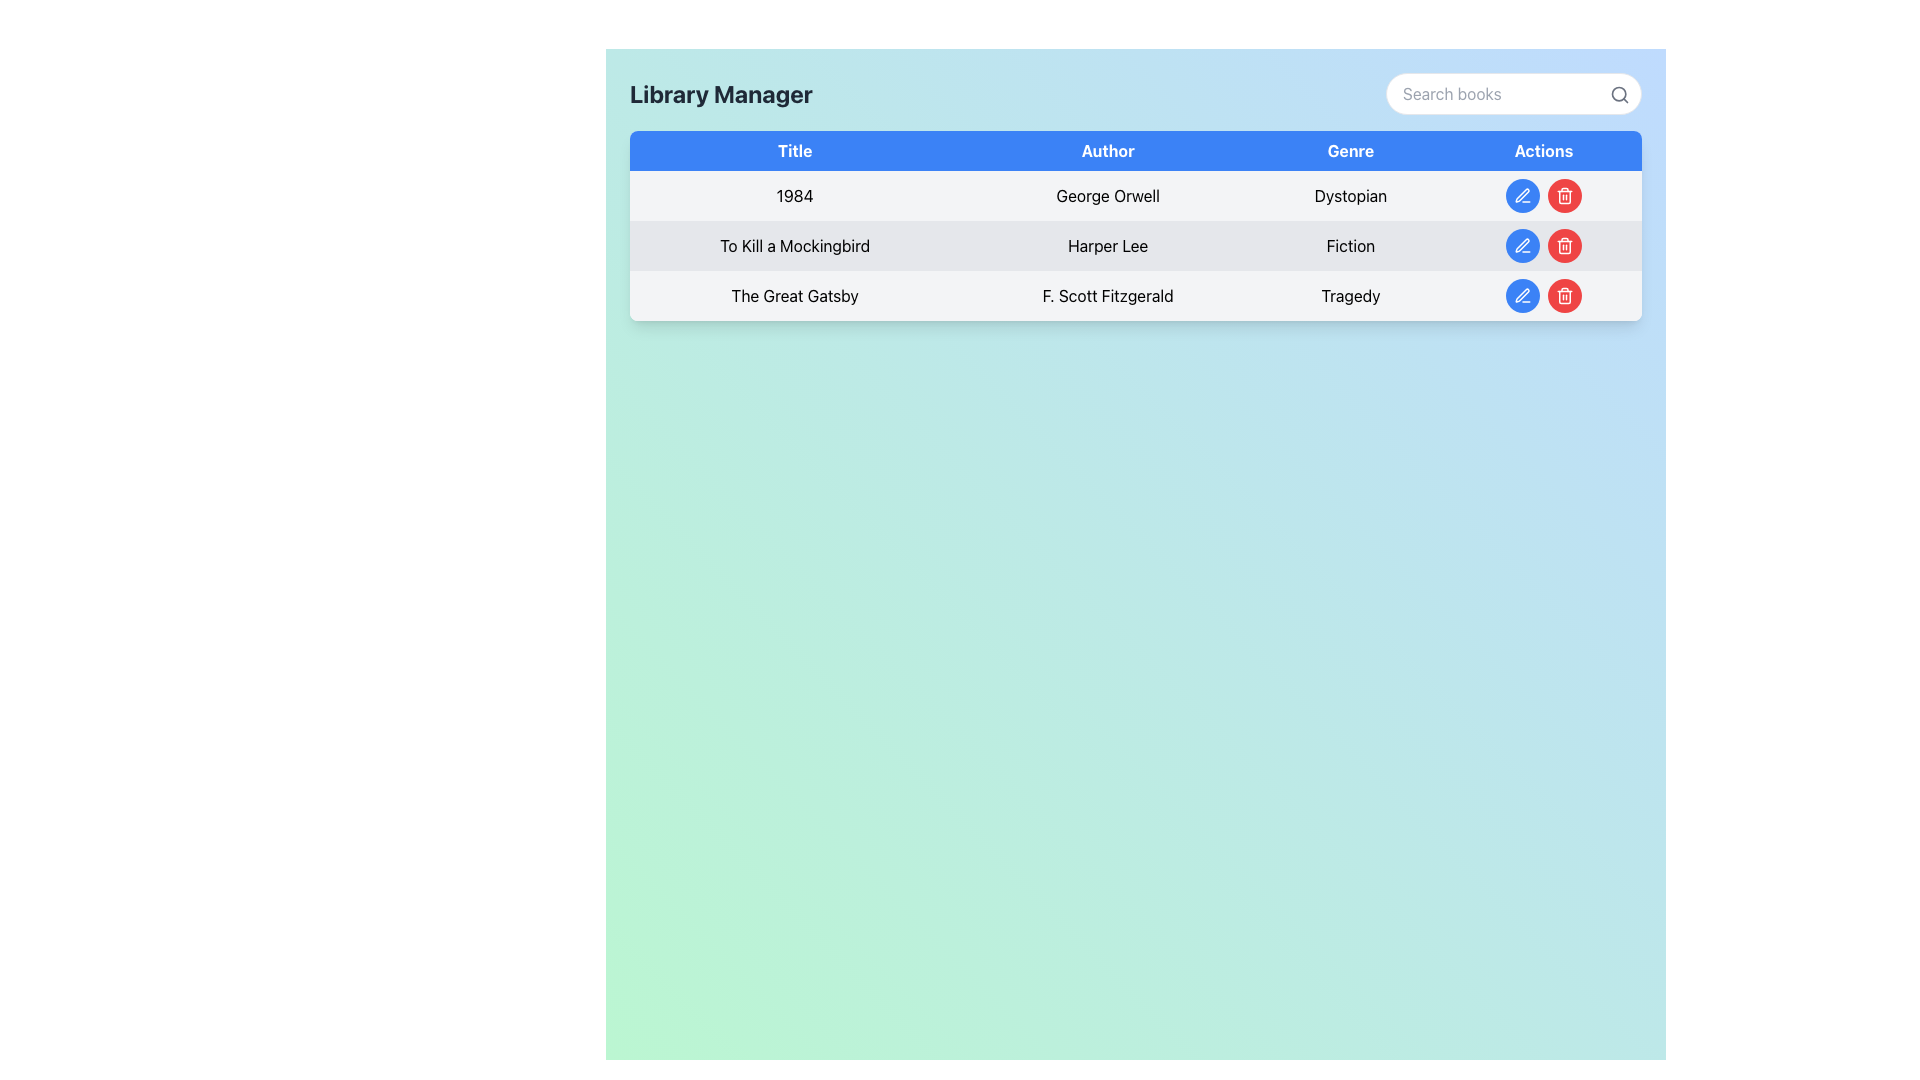 This screenshot has width=1920, height=1080. Describe the element at coordinates (1107, 245) in the screenshot. I see `the text label displaying 'Harper Lee' located in the second row under the 'Author' column of the table` at that location.